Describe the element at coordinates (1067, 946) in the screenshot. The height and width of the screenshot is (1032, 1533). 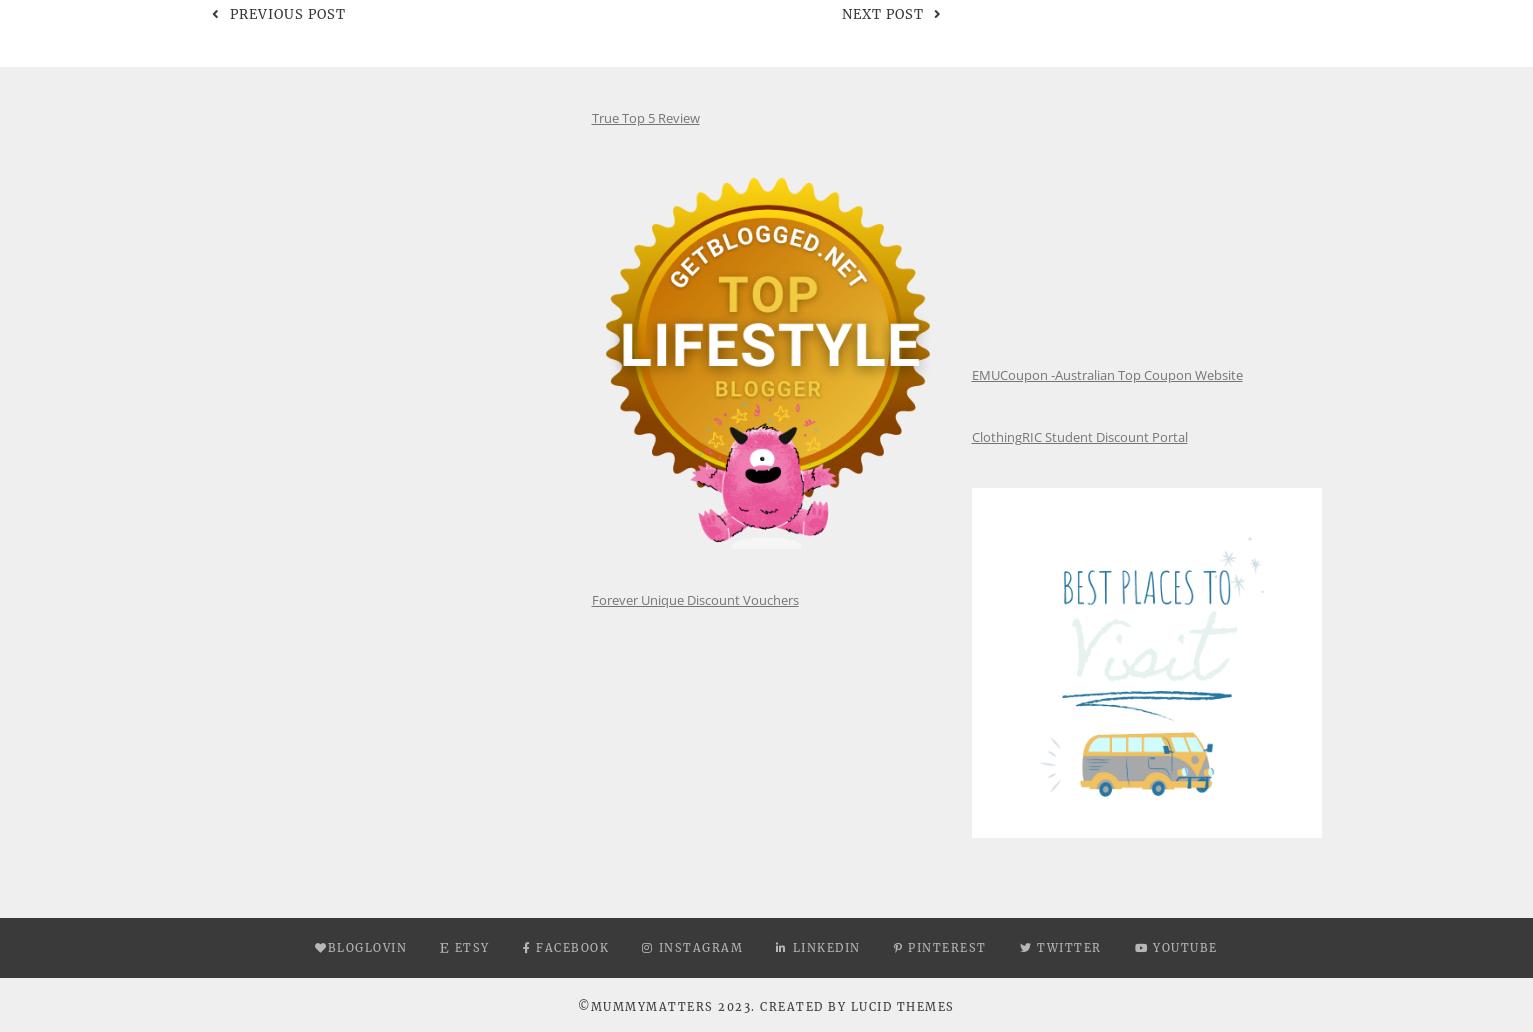
I see `'Twitter'` at that location.